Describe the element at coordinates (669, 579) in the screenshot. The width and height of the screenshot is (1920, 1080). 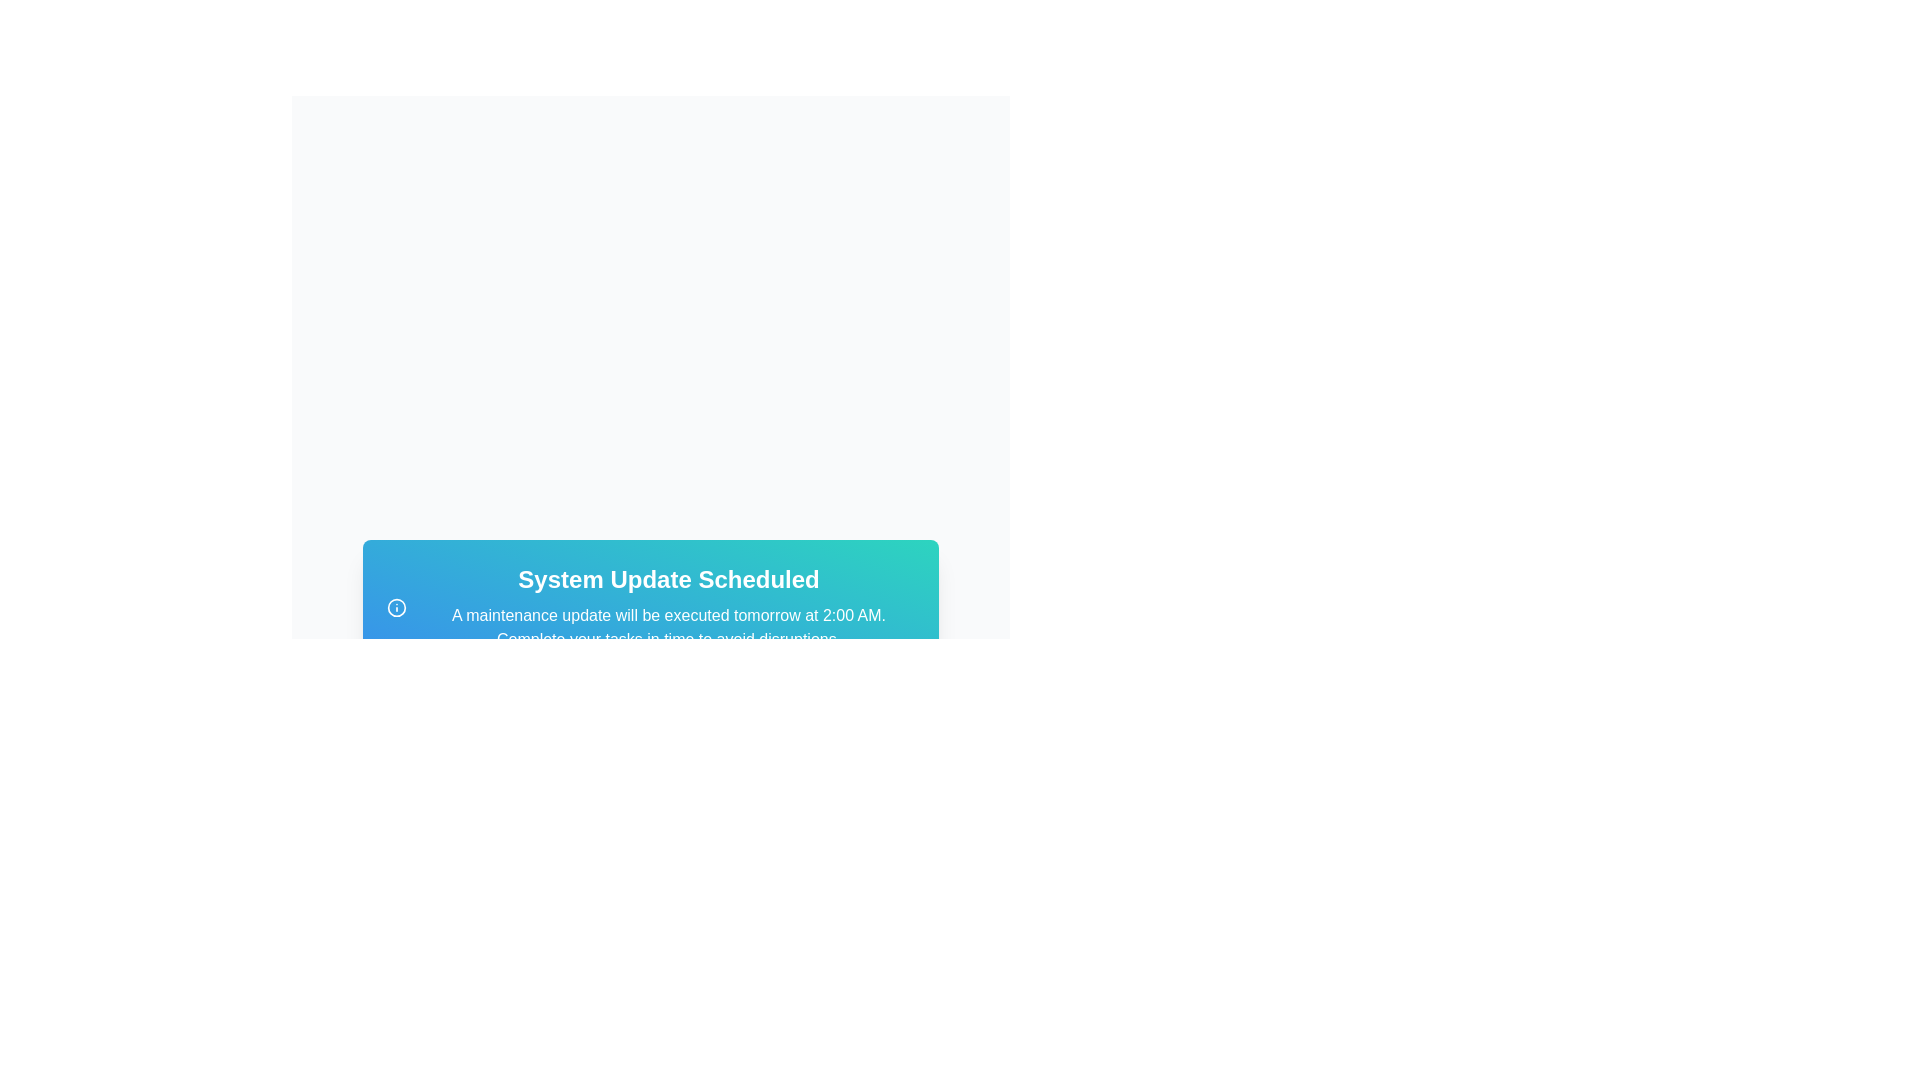
I see `the text label that states 'System Update Scheduled', which is prominently displayed in a large, bold, white font against a vibrant blue to teal gradient background` at that location.